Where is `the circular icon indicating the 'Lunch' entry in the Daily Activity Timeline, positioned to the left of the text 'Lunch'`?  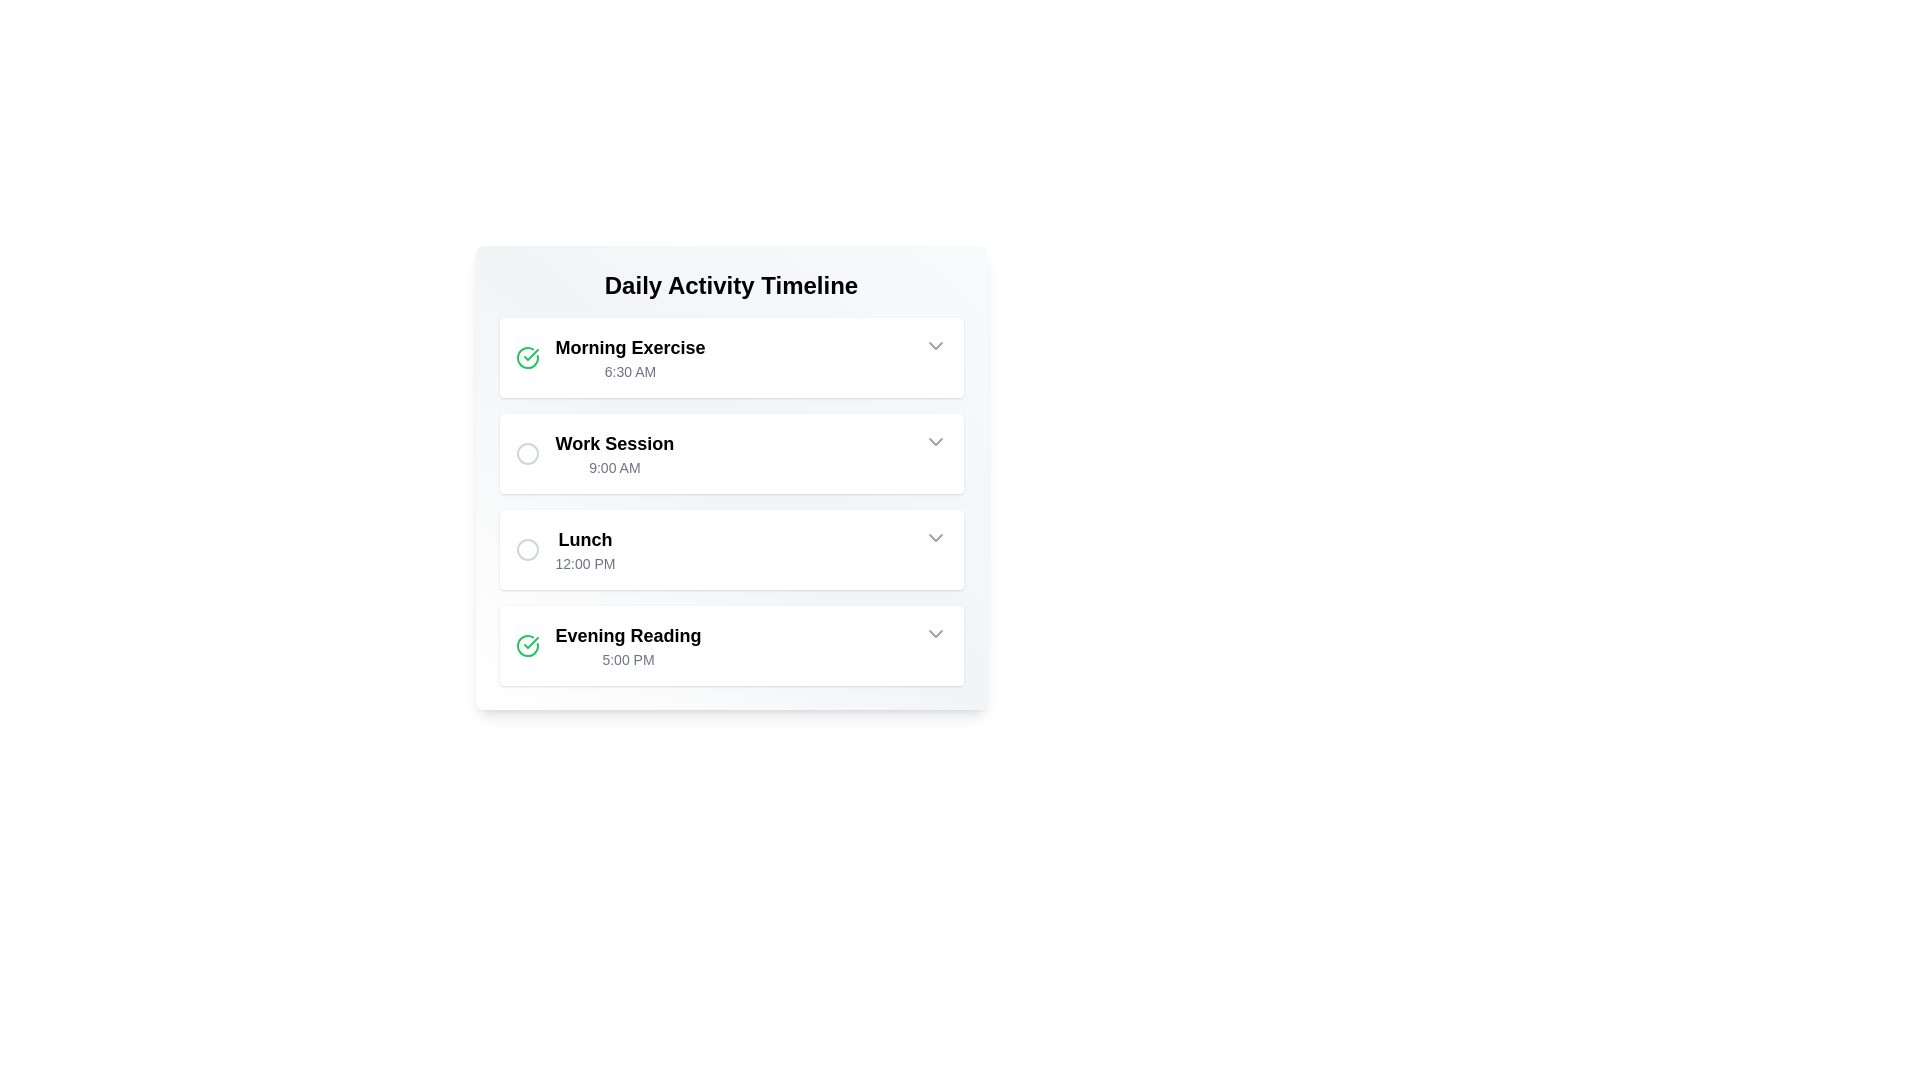 the circular icon indicating the 'Lunch' entry in the Daily Activity Timeline, positioned to the left of the text 'Lunch' is located at coordinates (527, 550).